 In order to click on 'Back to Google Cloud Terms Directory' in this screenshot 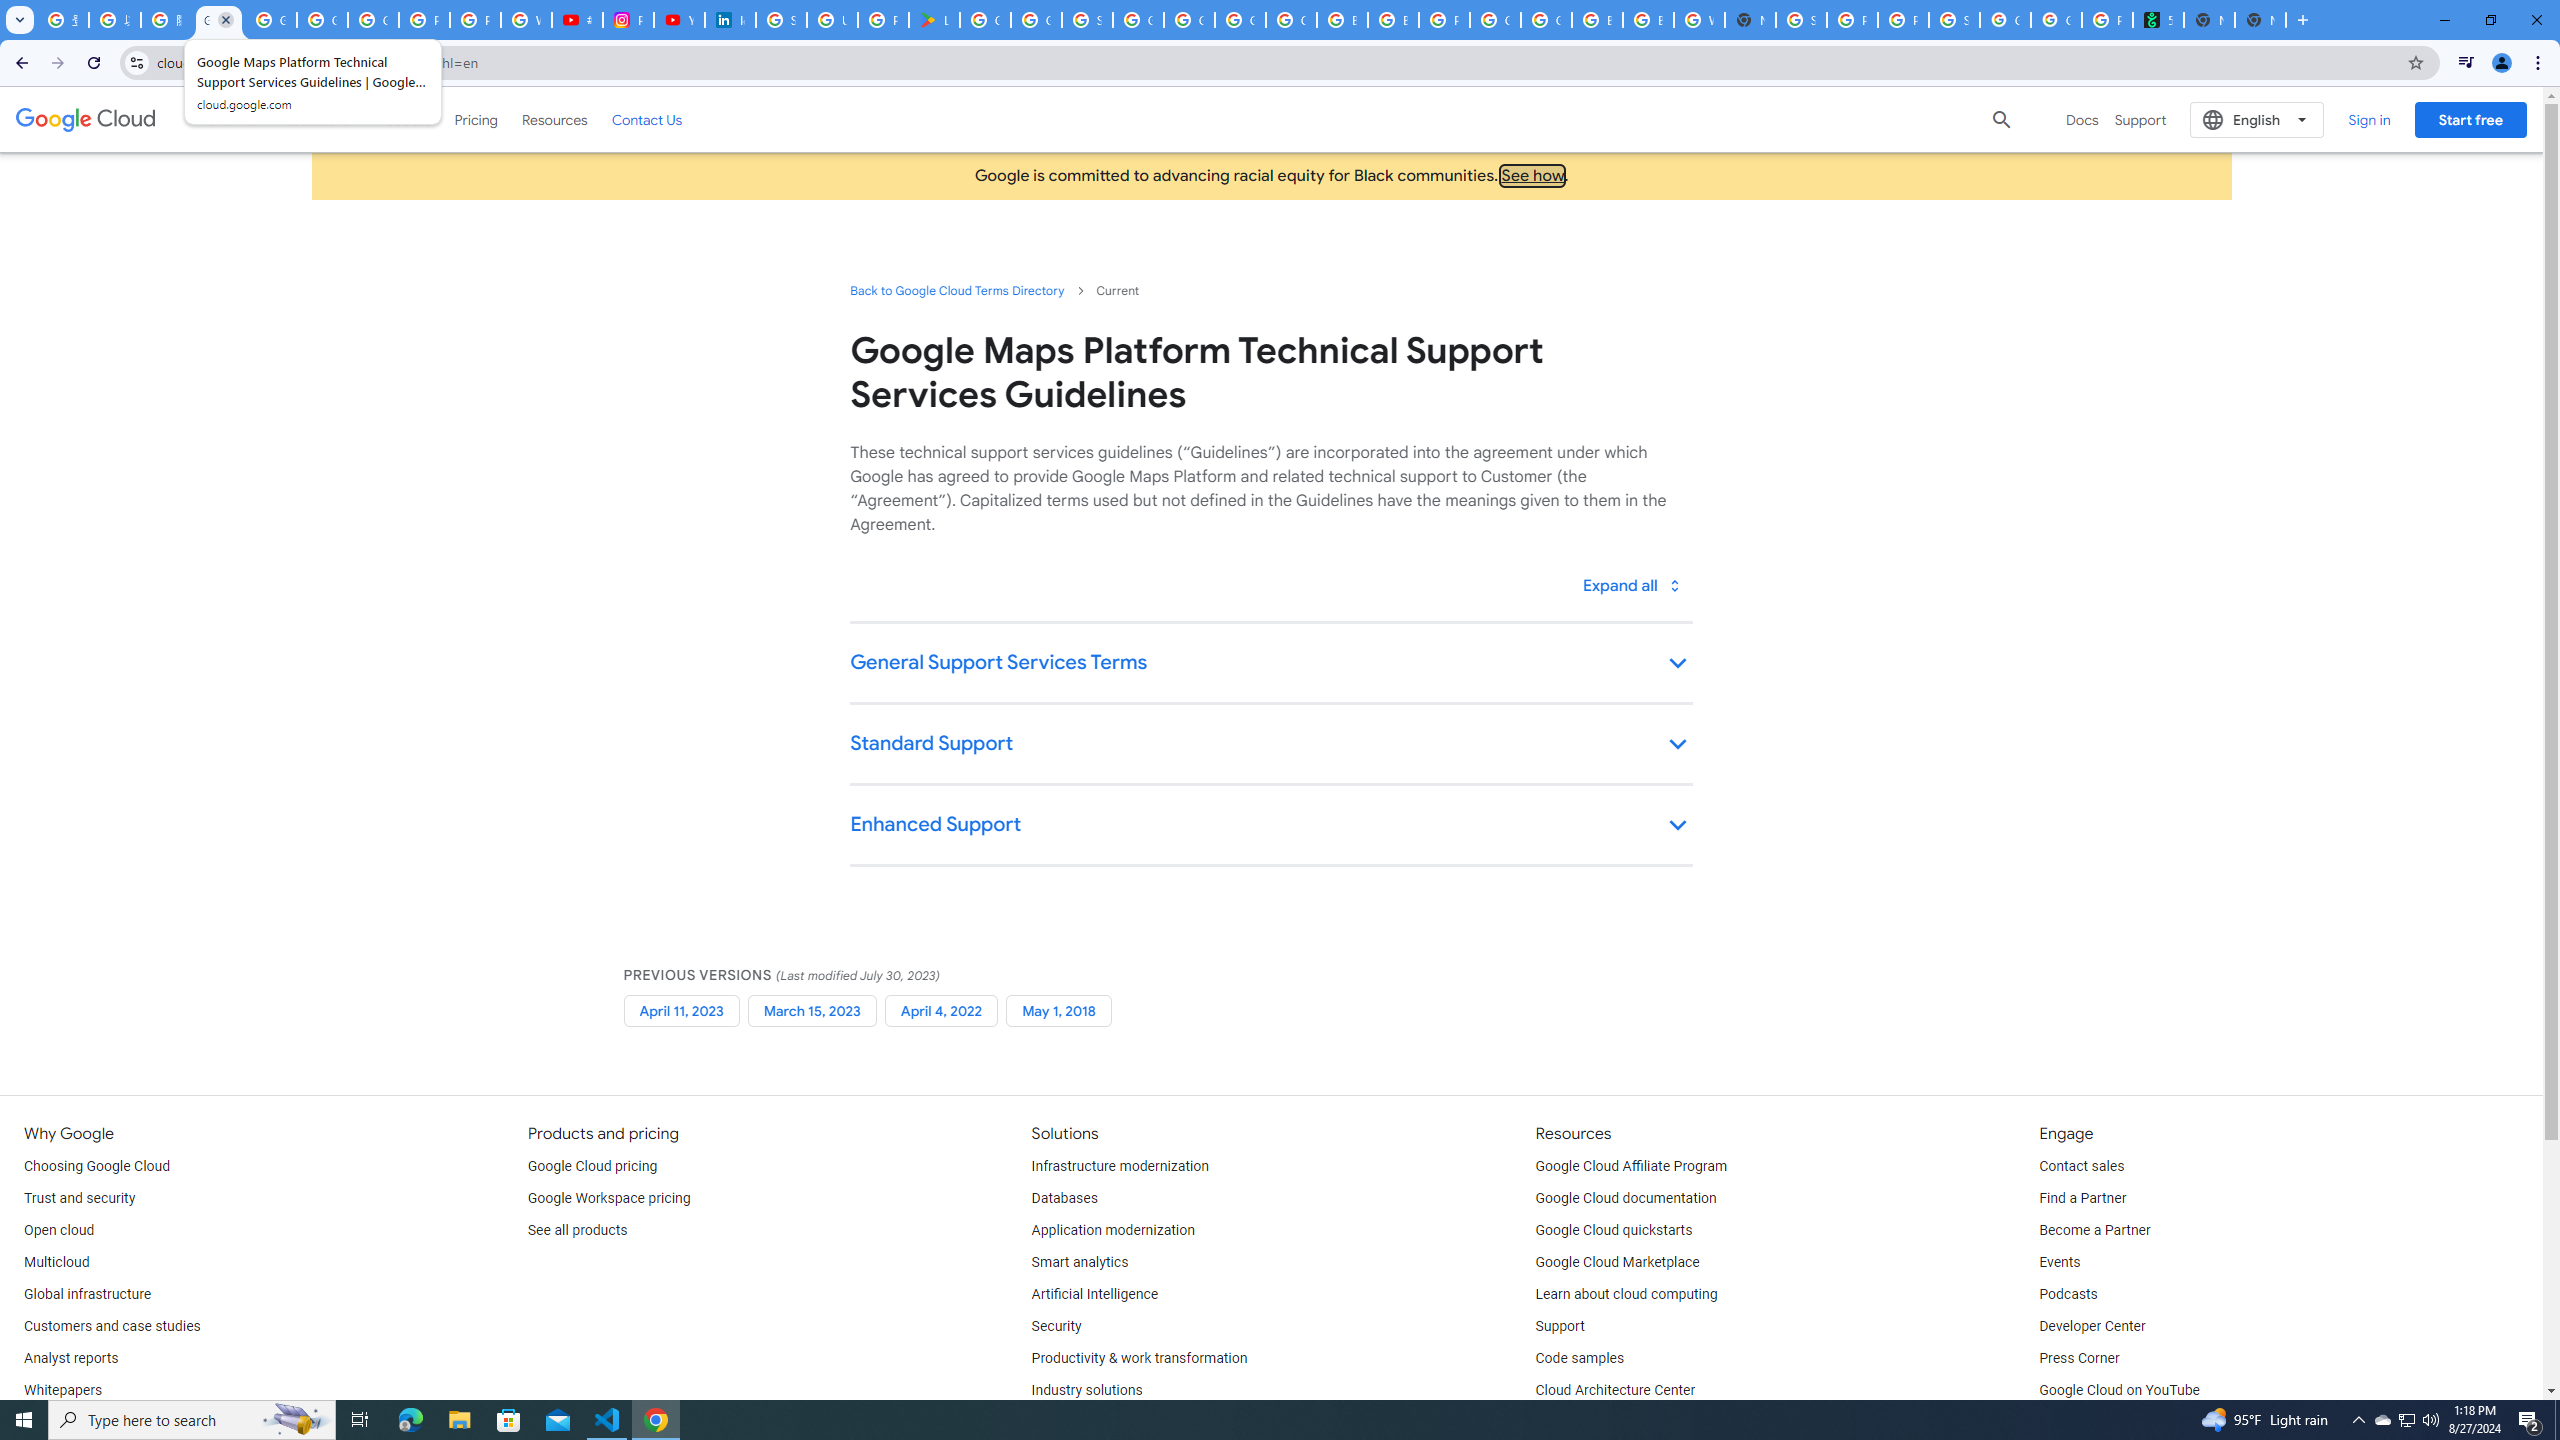, I will do `click(957, 290)`.